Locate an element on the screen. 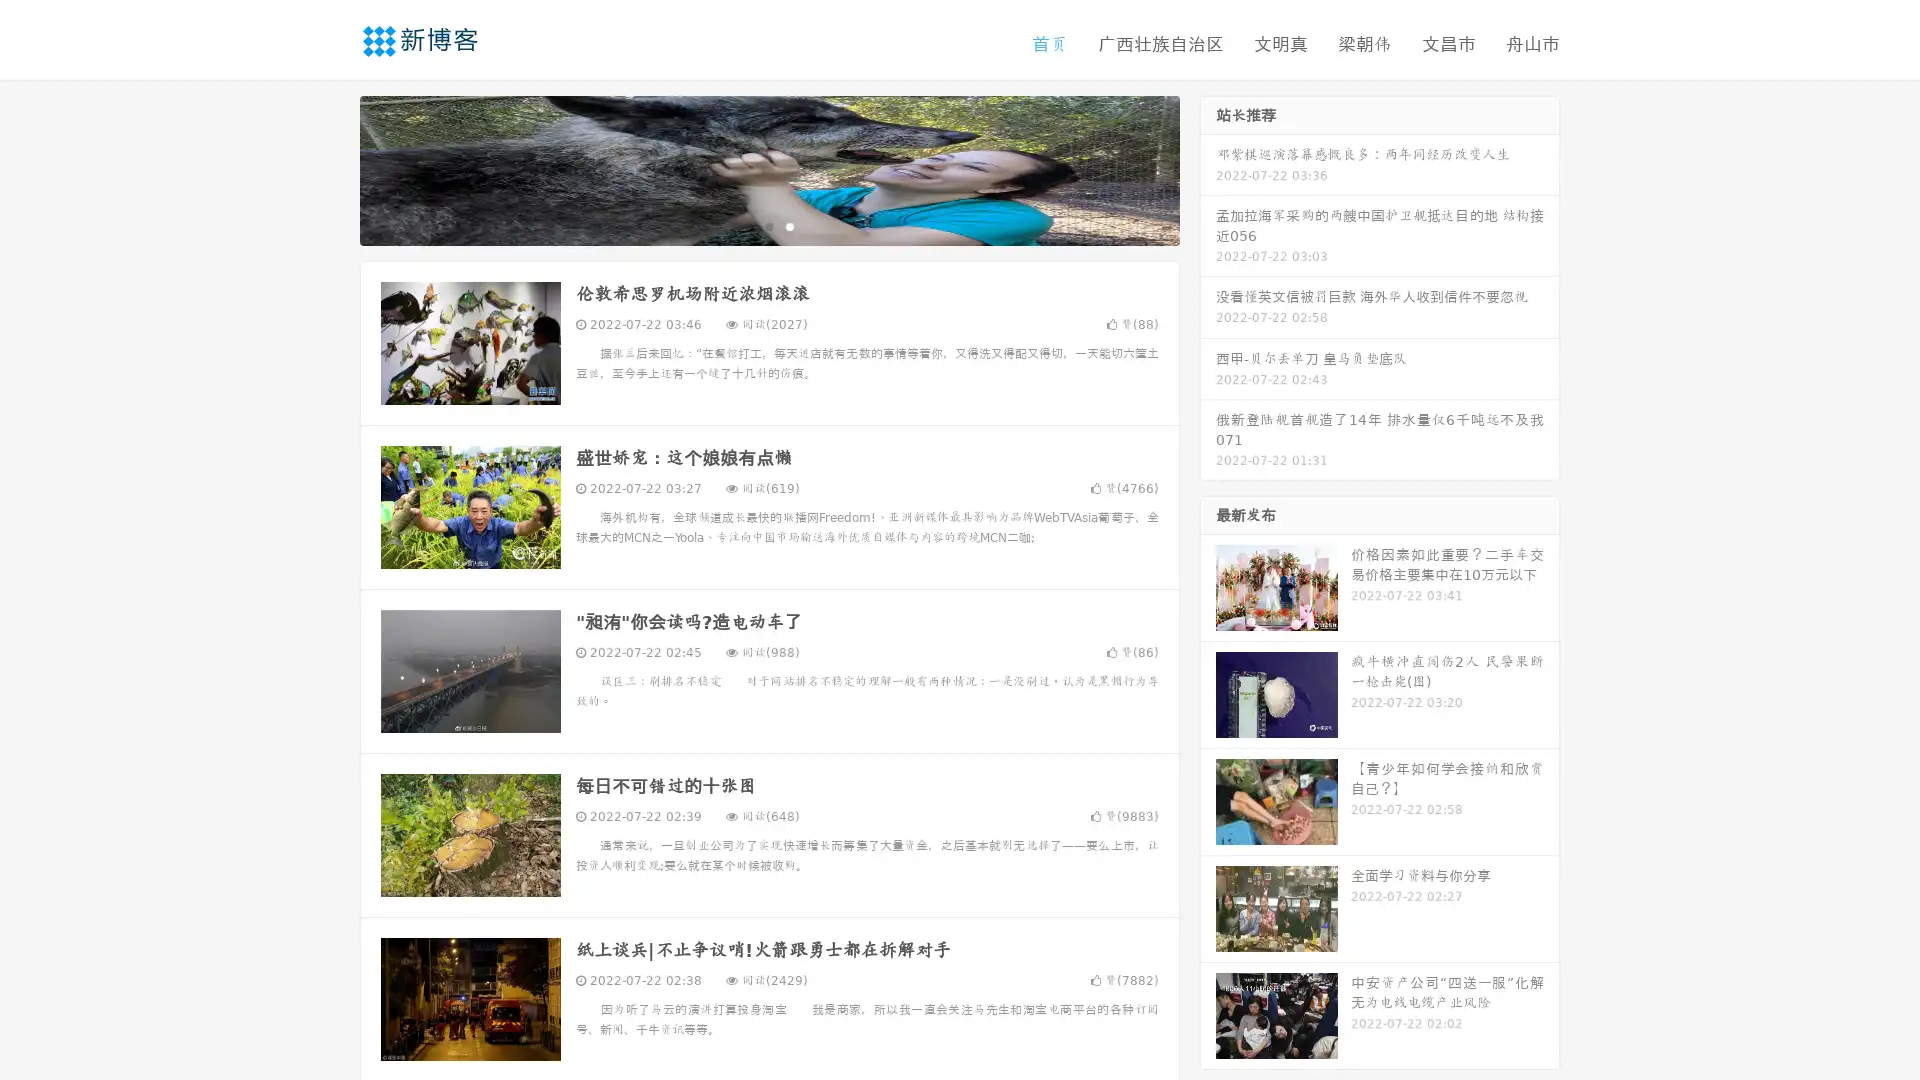 The image size is (1920, 1080). Go to slide 3 is located at coordinates (789, 225).